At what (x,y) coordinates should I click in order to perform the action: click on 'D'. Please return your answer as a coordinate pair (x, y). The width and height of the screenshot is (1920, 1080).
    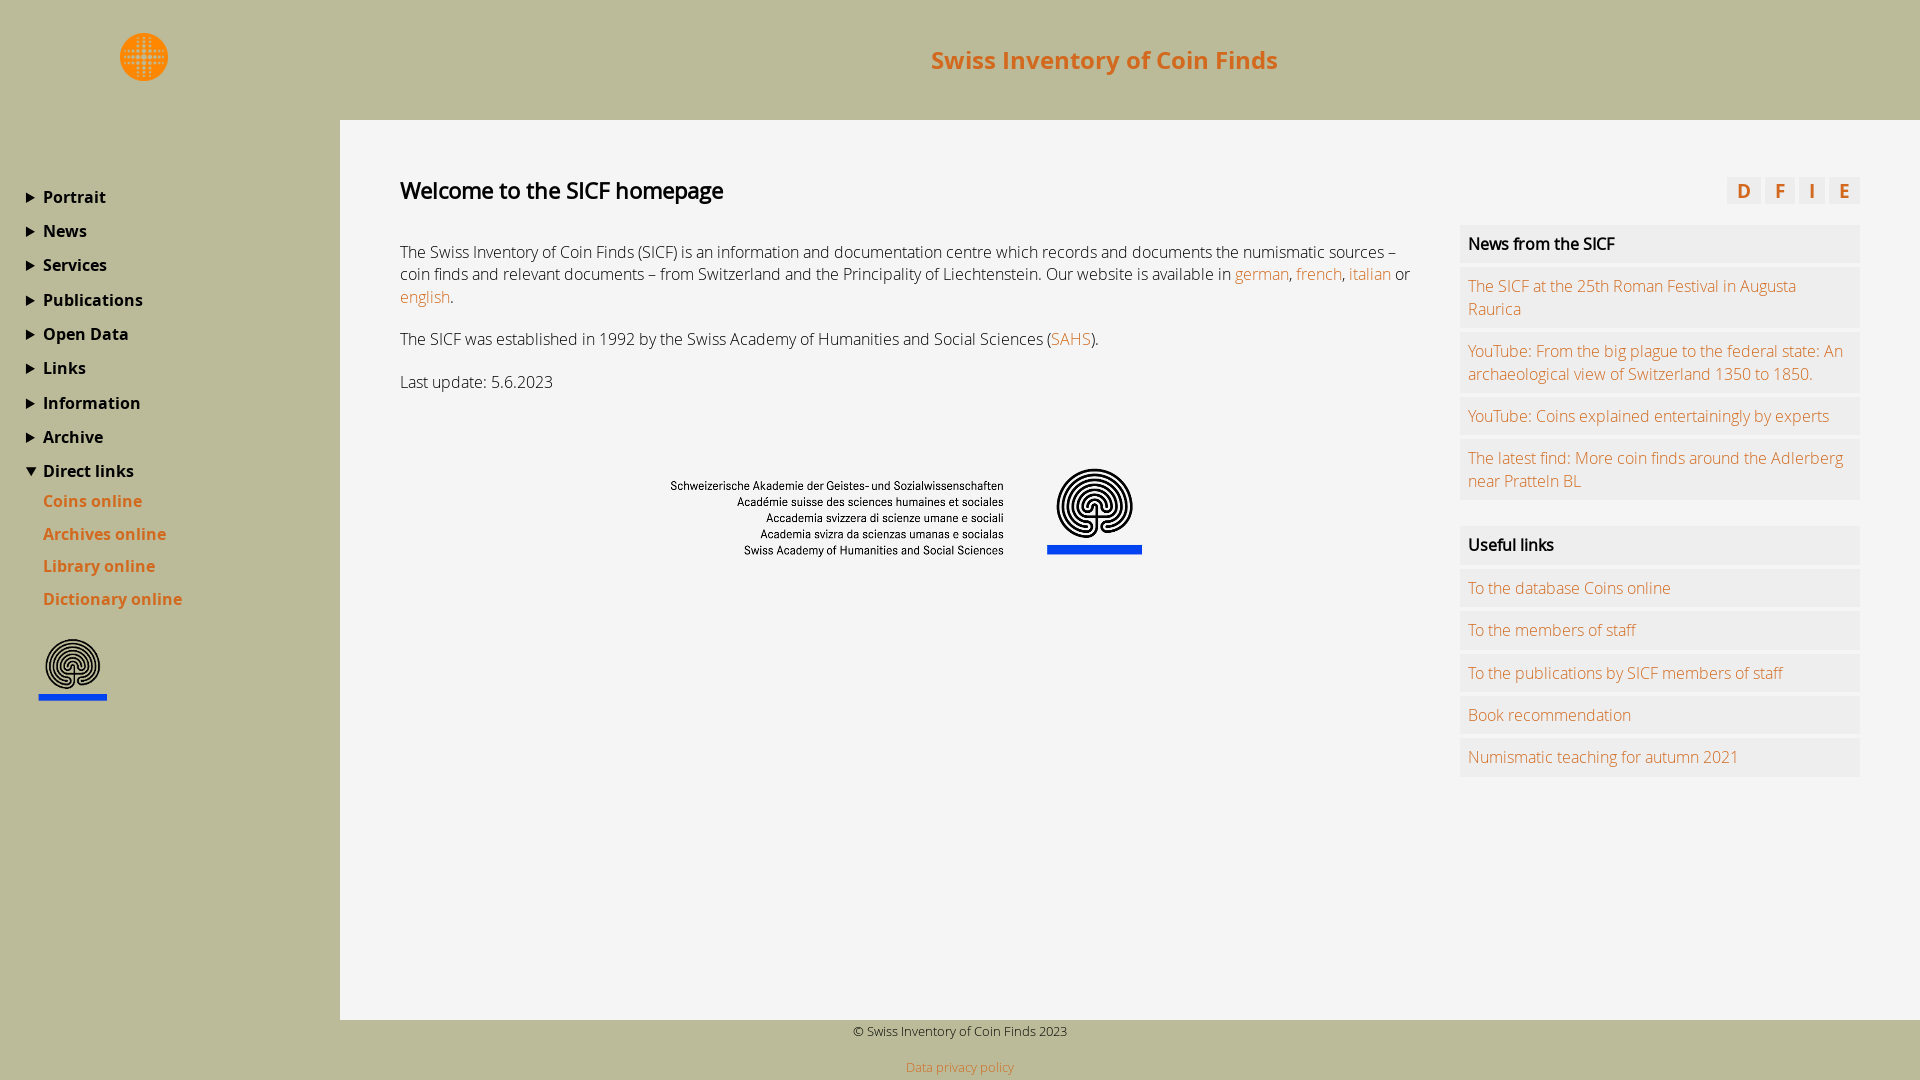
    Looking at the image, I should click on (1742, 190).